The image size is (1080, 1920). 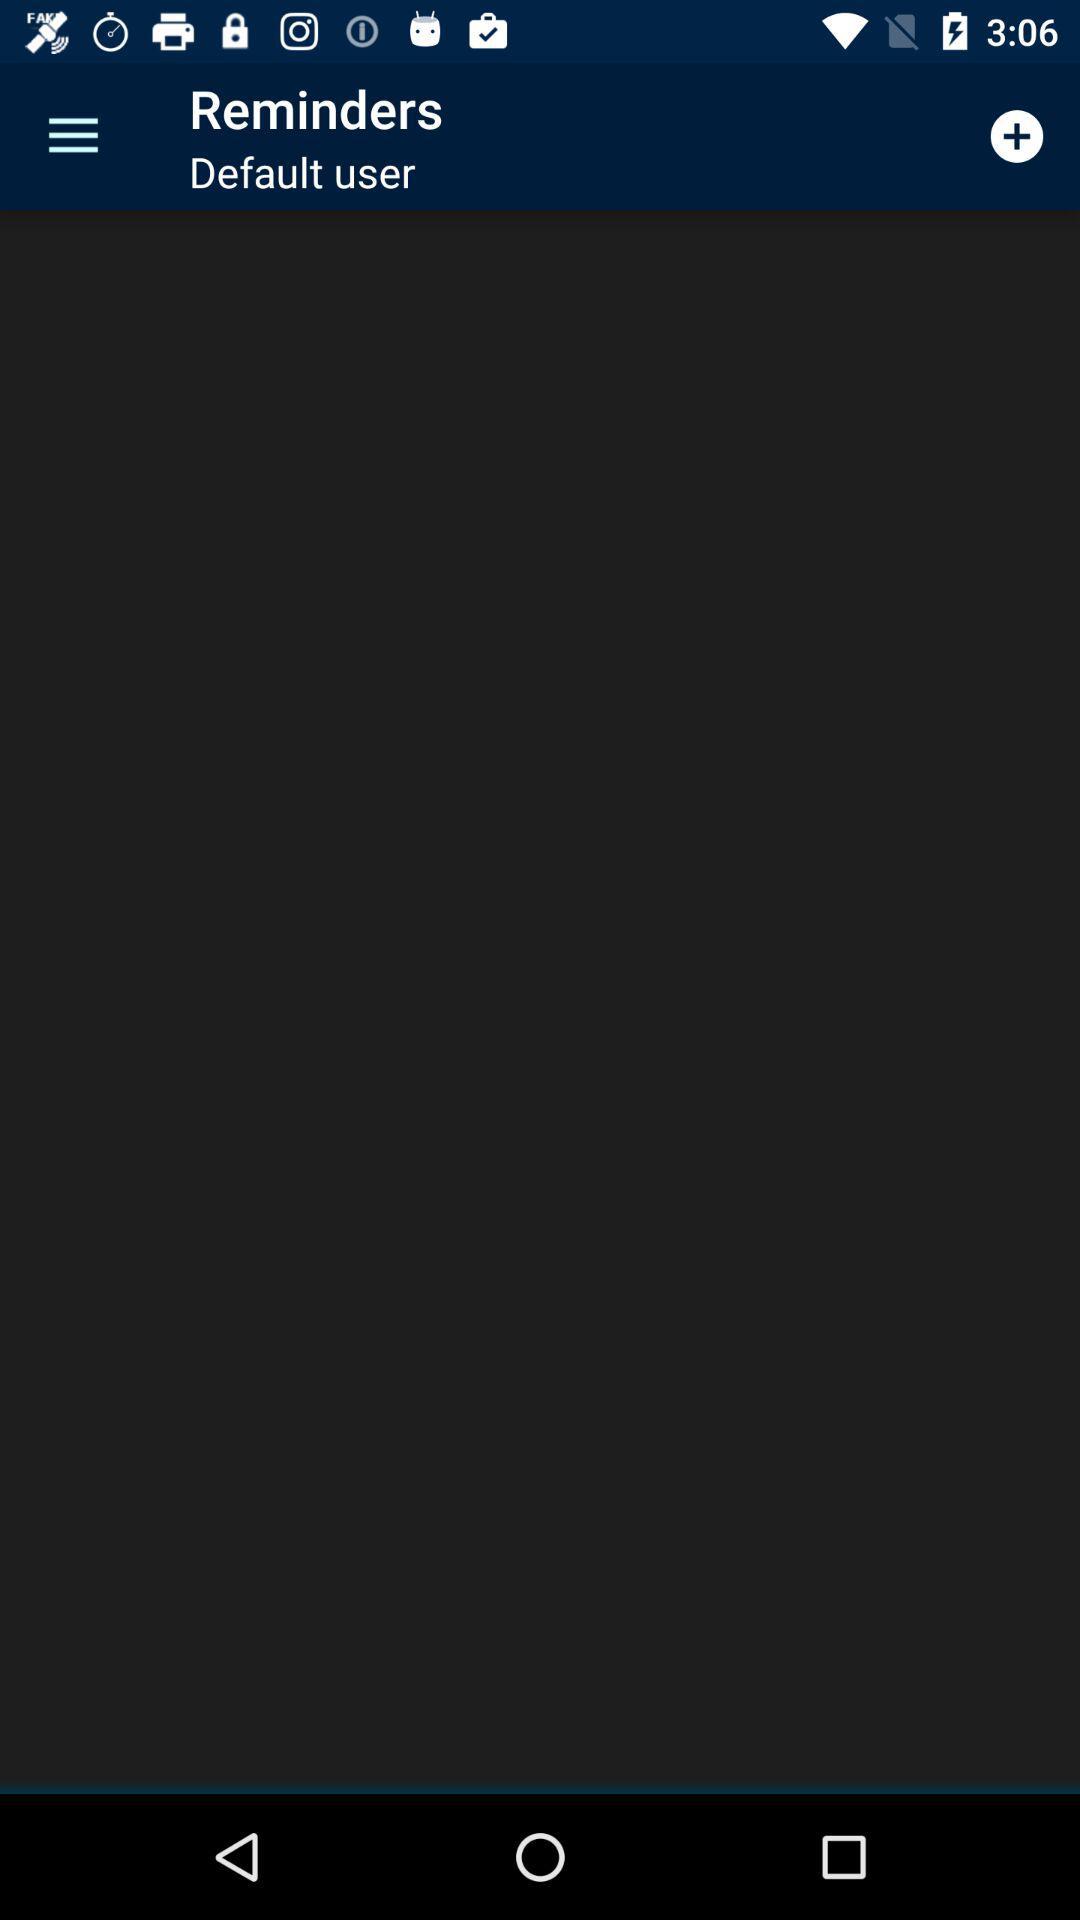 What do you see at coordinates (72, 135) in the screenshot?
I see `item next to reminders item` at bounding box center [72, 135].